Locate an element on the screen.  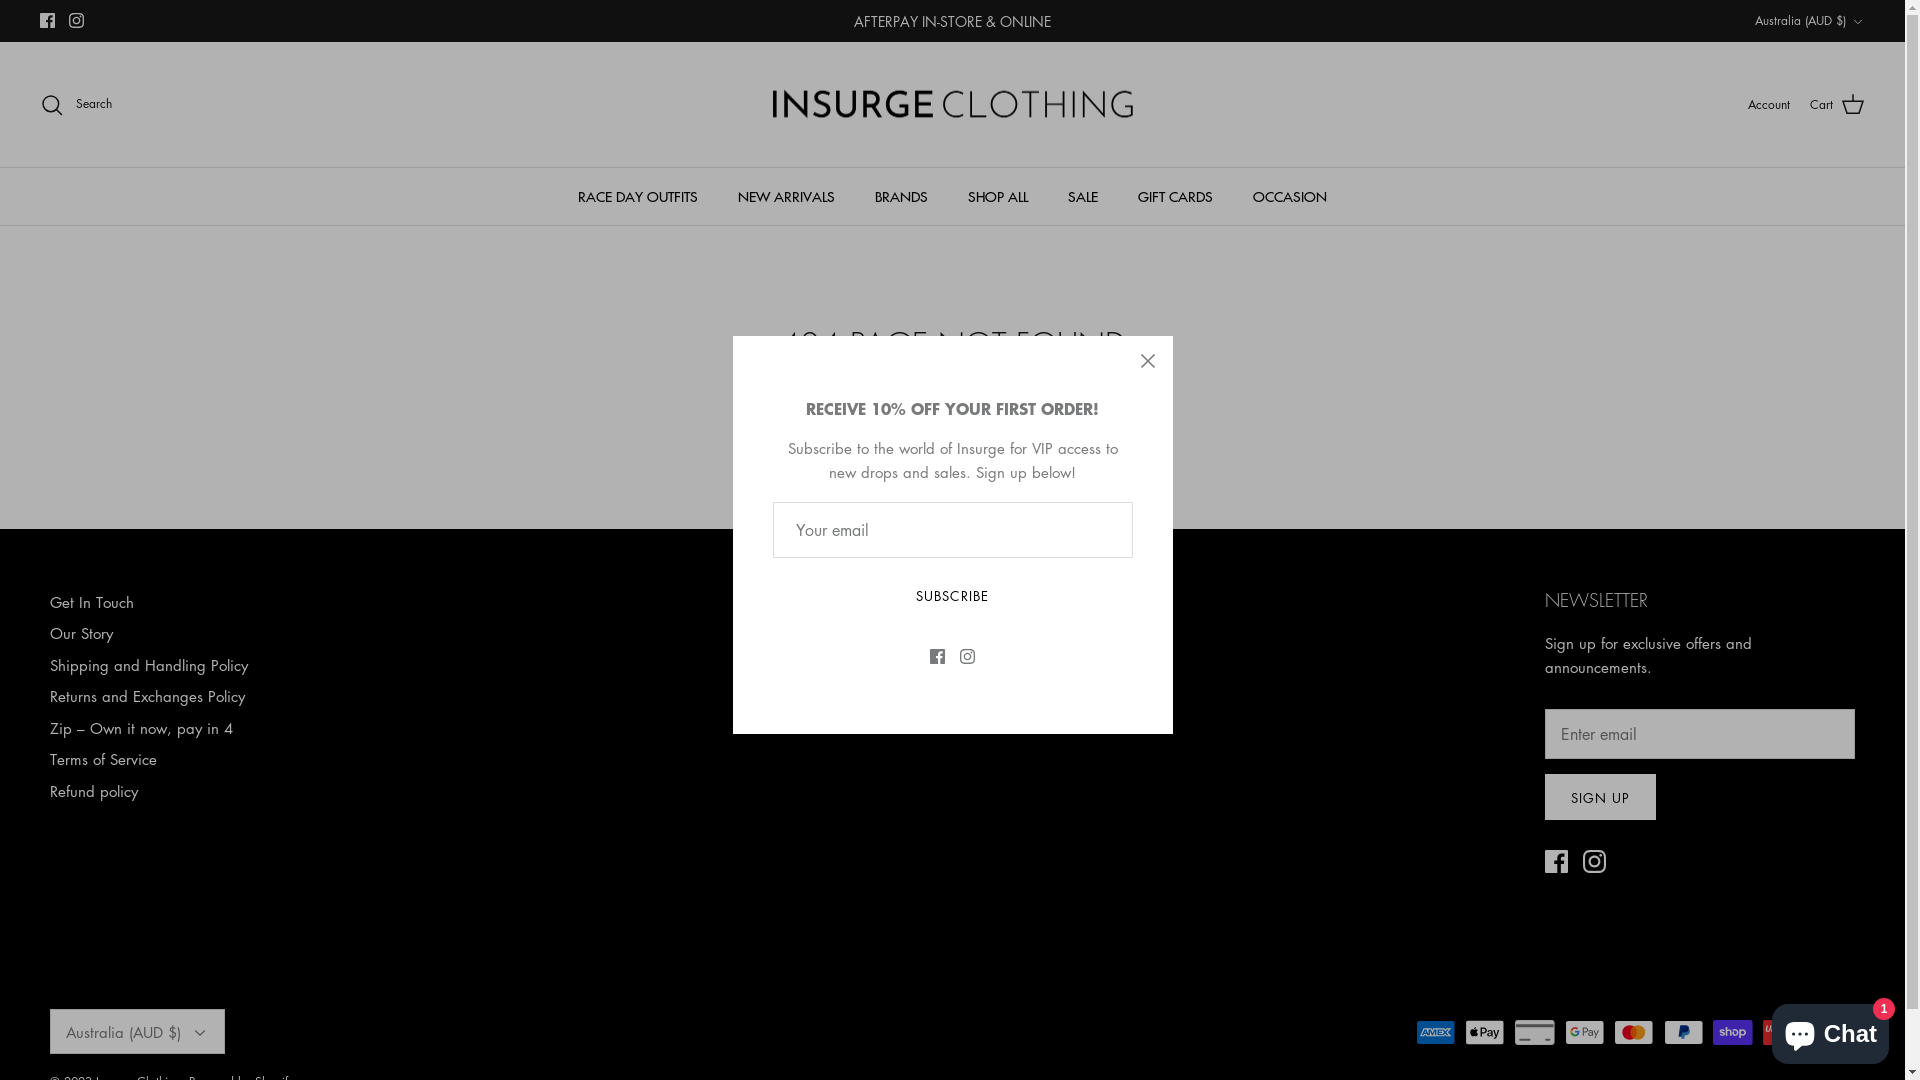
'Terms of Service' is located at coordinates (102, 759).